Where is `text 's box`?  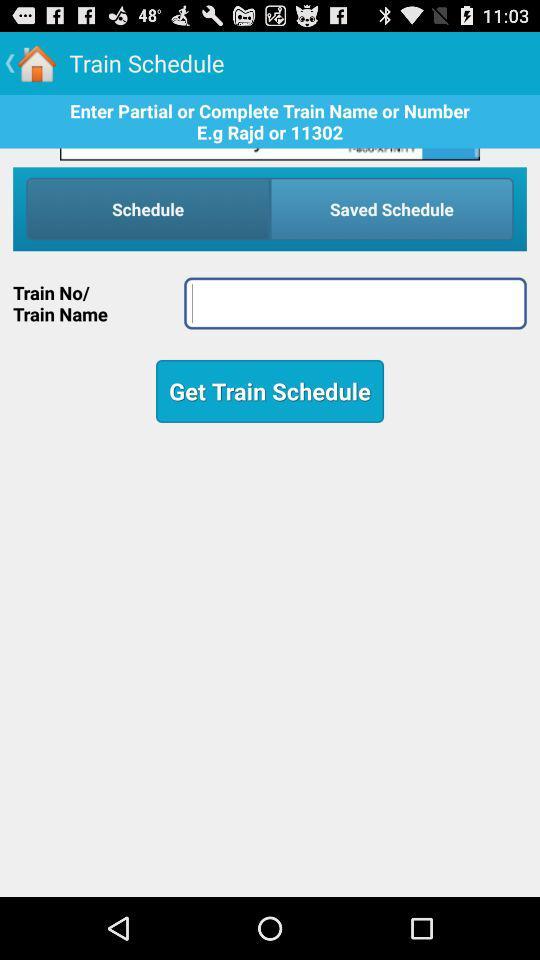 text 's box is located at coordinates (354, 303).